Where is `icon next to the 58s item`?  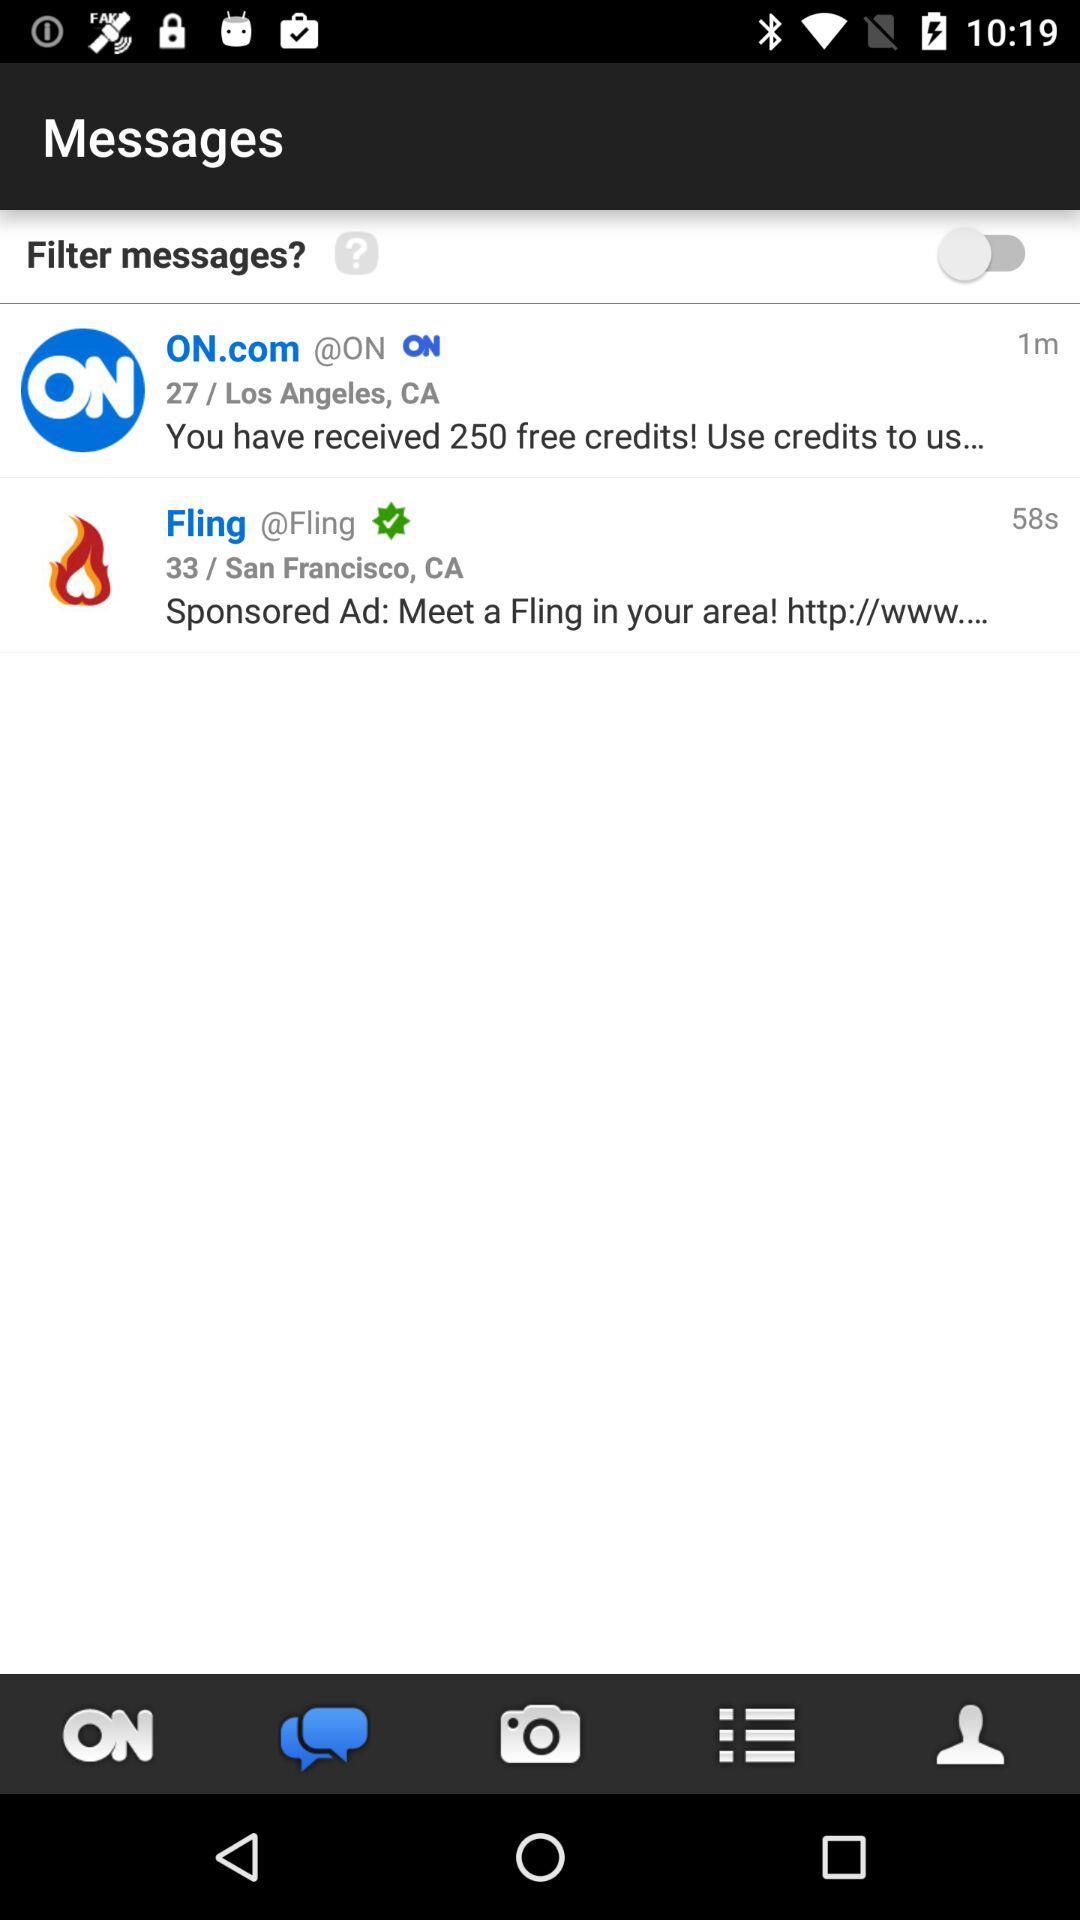 icon next to the 58s item is located at coordinates (699, 521).